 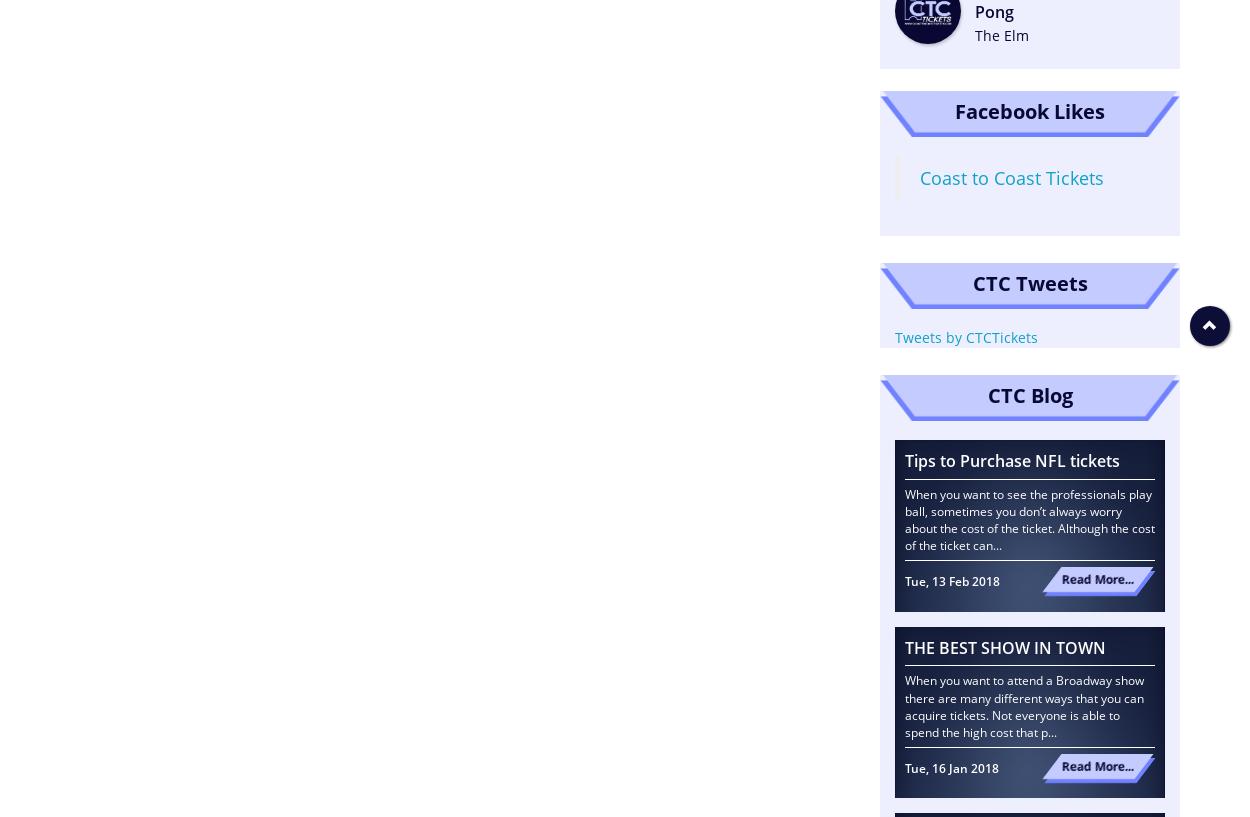 What do you see at coordinates (1030, 110) in the screenshot?
I see `'Facebook Likes'` at bounding box center [1030, 110].